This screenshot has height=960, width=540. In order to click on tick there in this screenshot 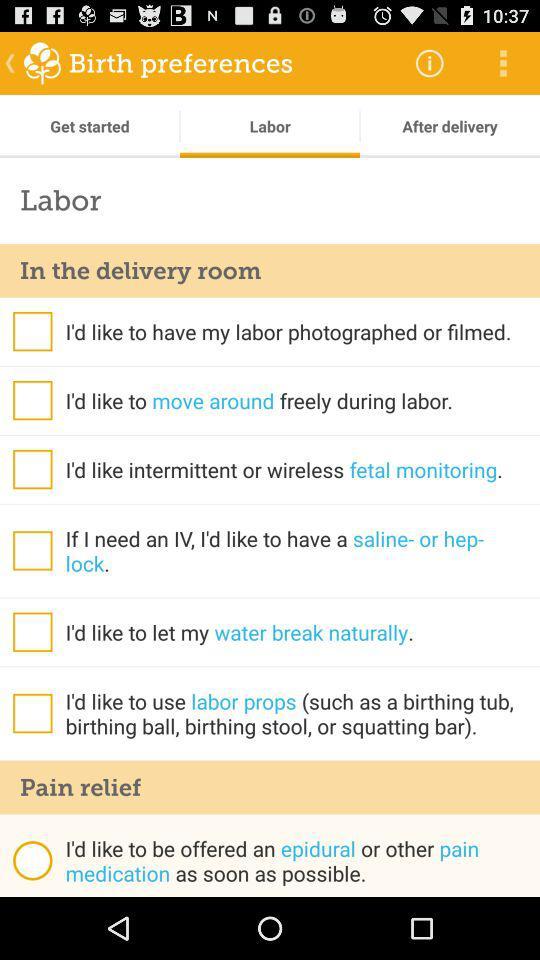, I will do `click(31, 469)`.